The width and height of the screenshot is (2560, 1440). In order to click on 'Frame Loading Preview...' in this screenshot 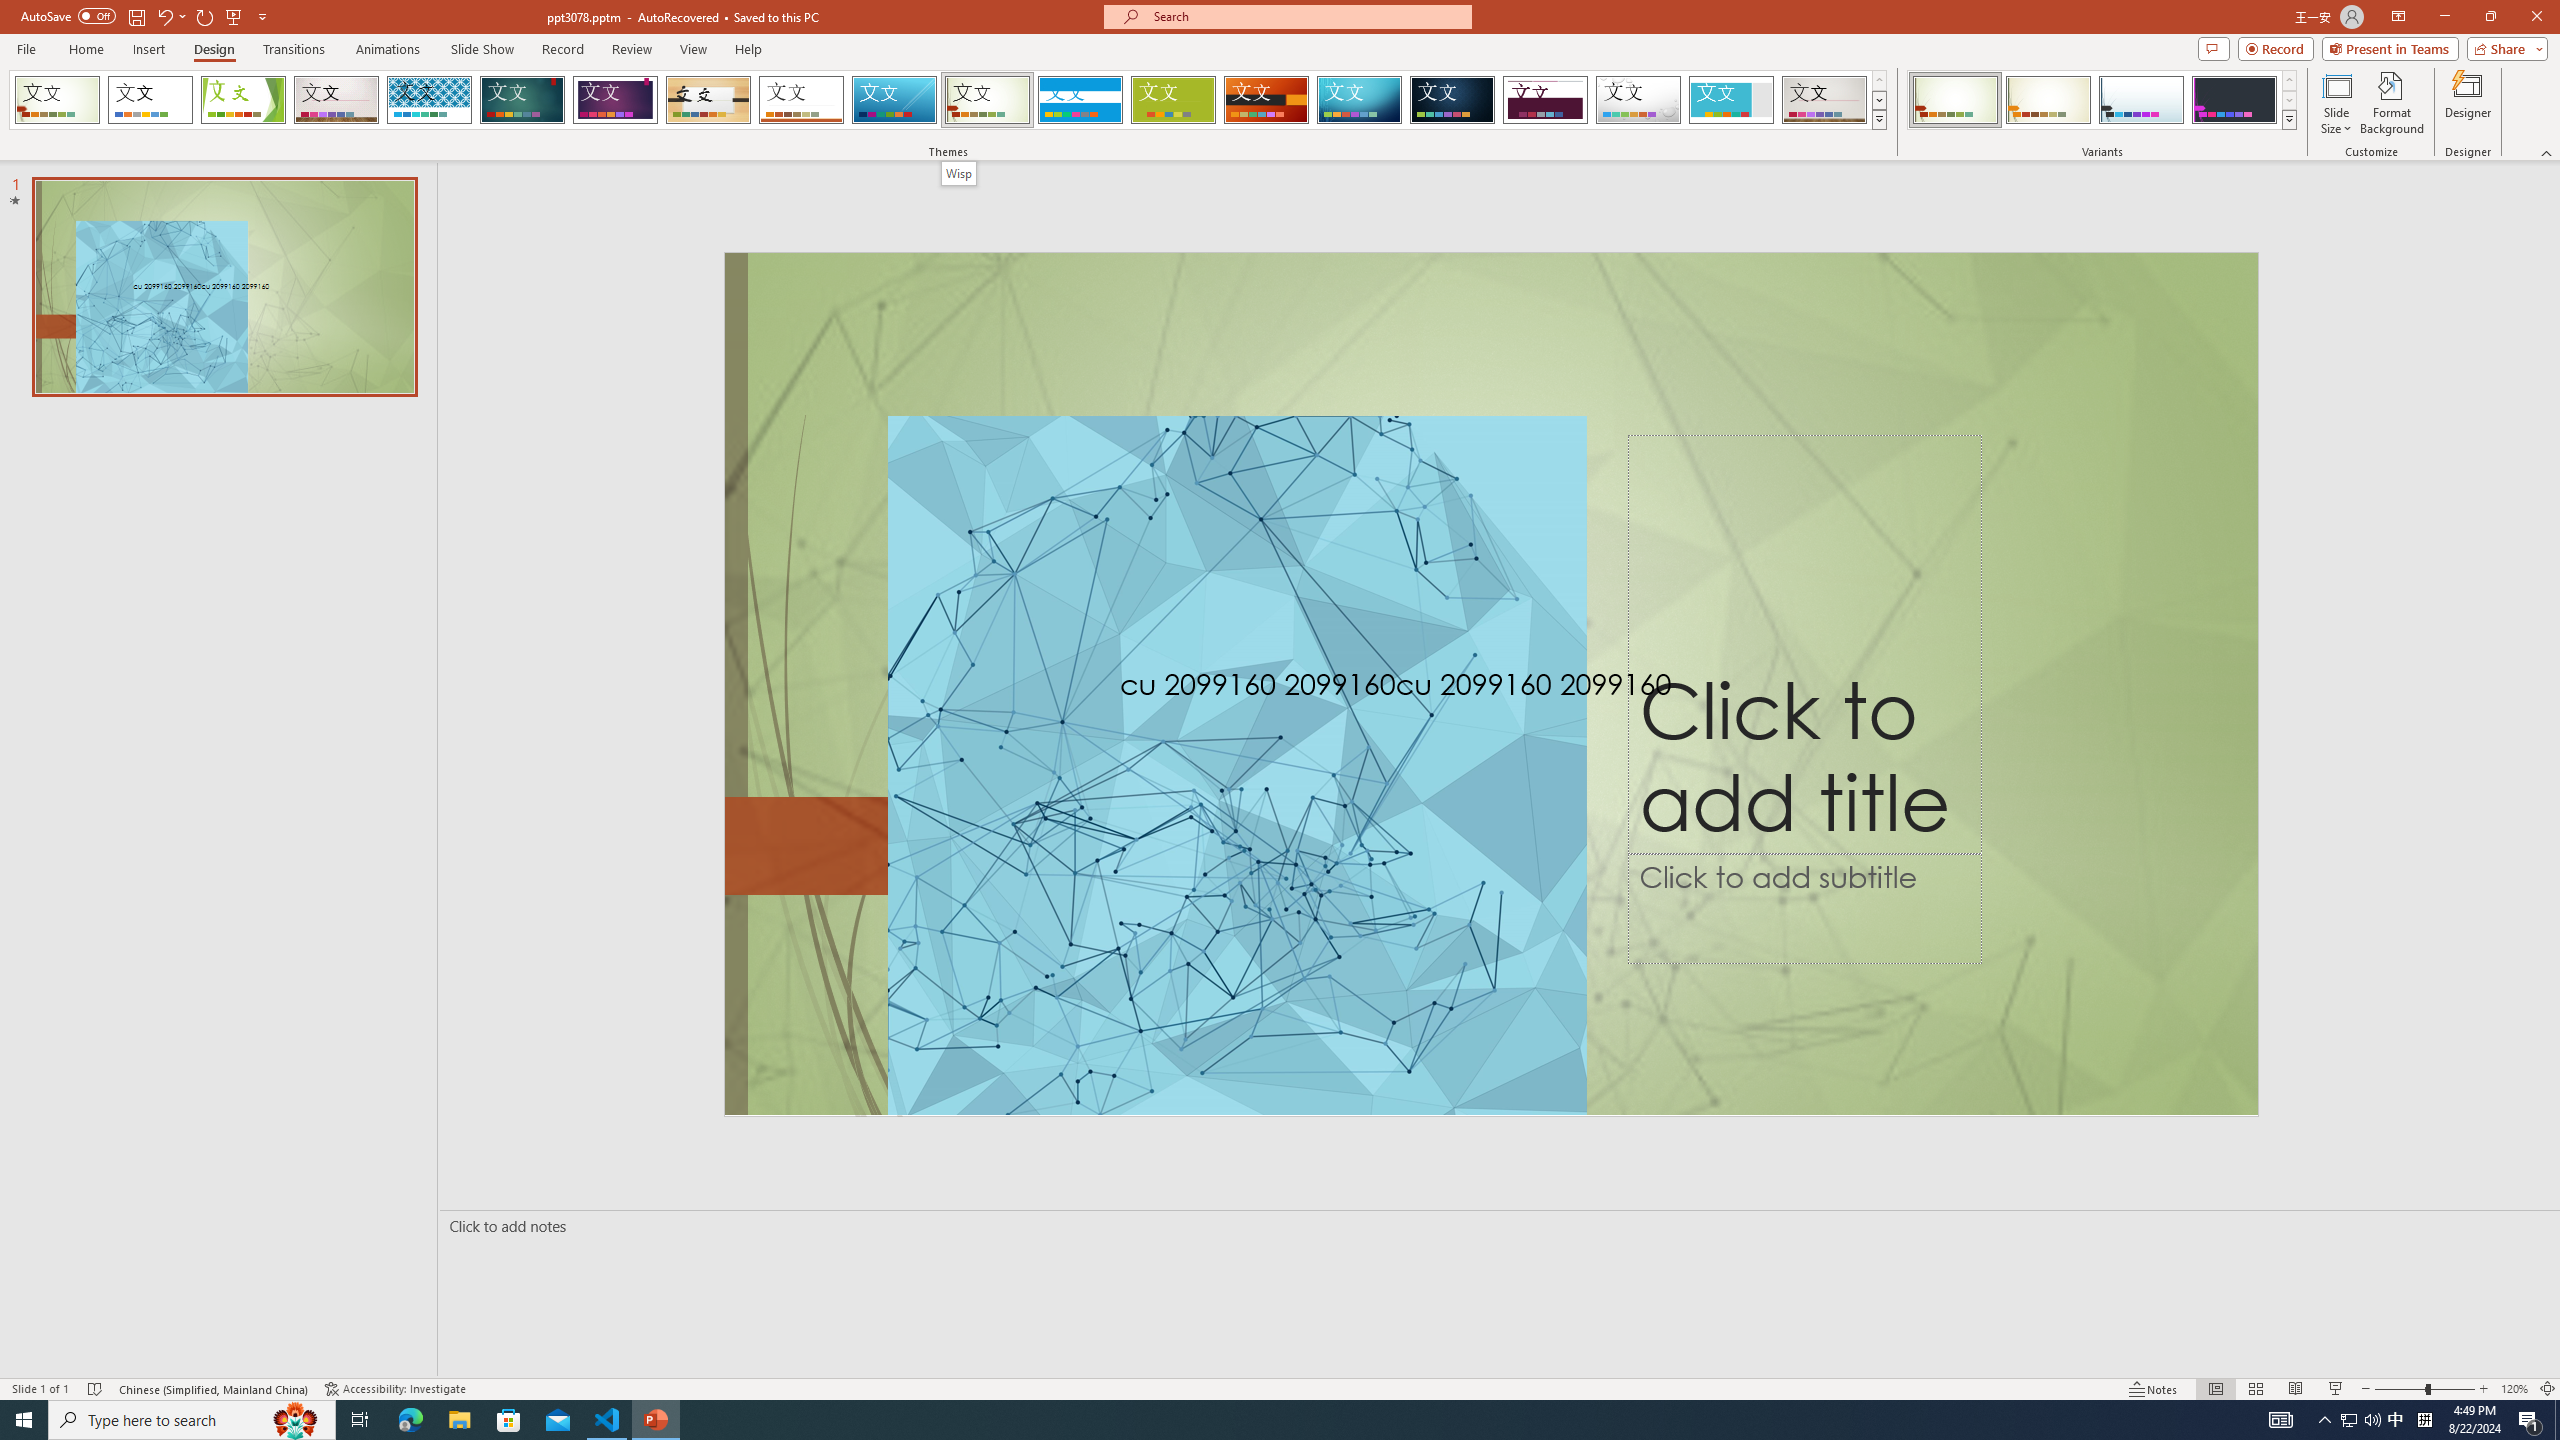, I will do `click(1731, 99)`.